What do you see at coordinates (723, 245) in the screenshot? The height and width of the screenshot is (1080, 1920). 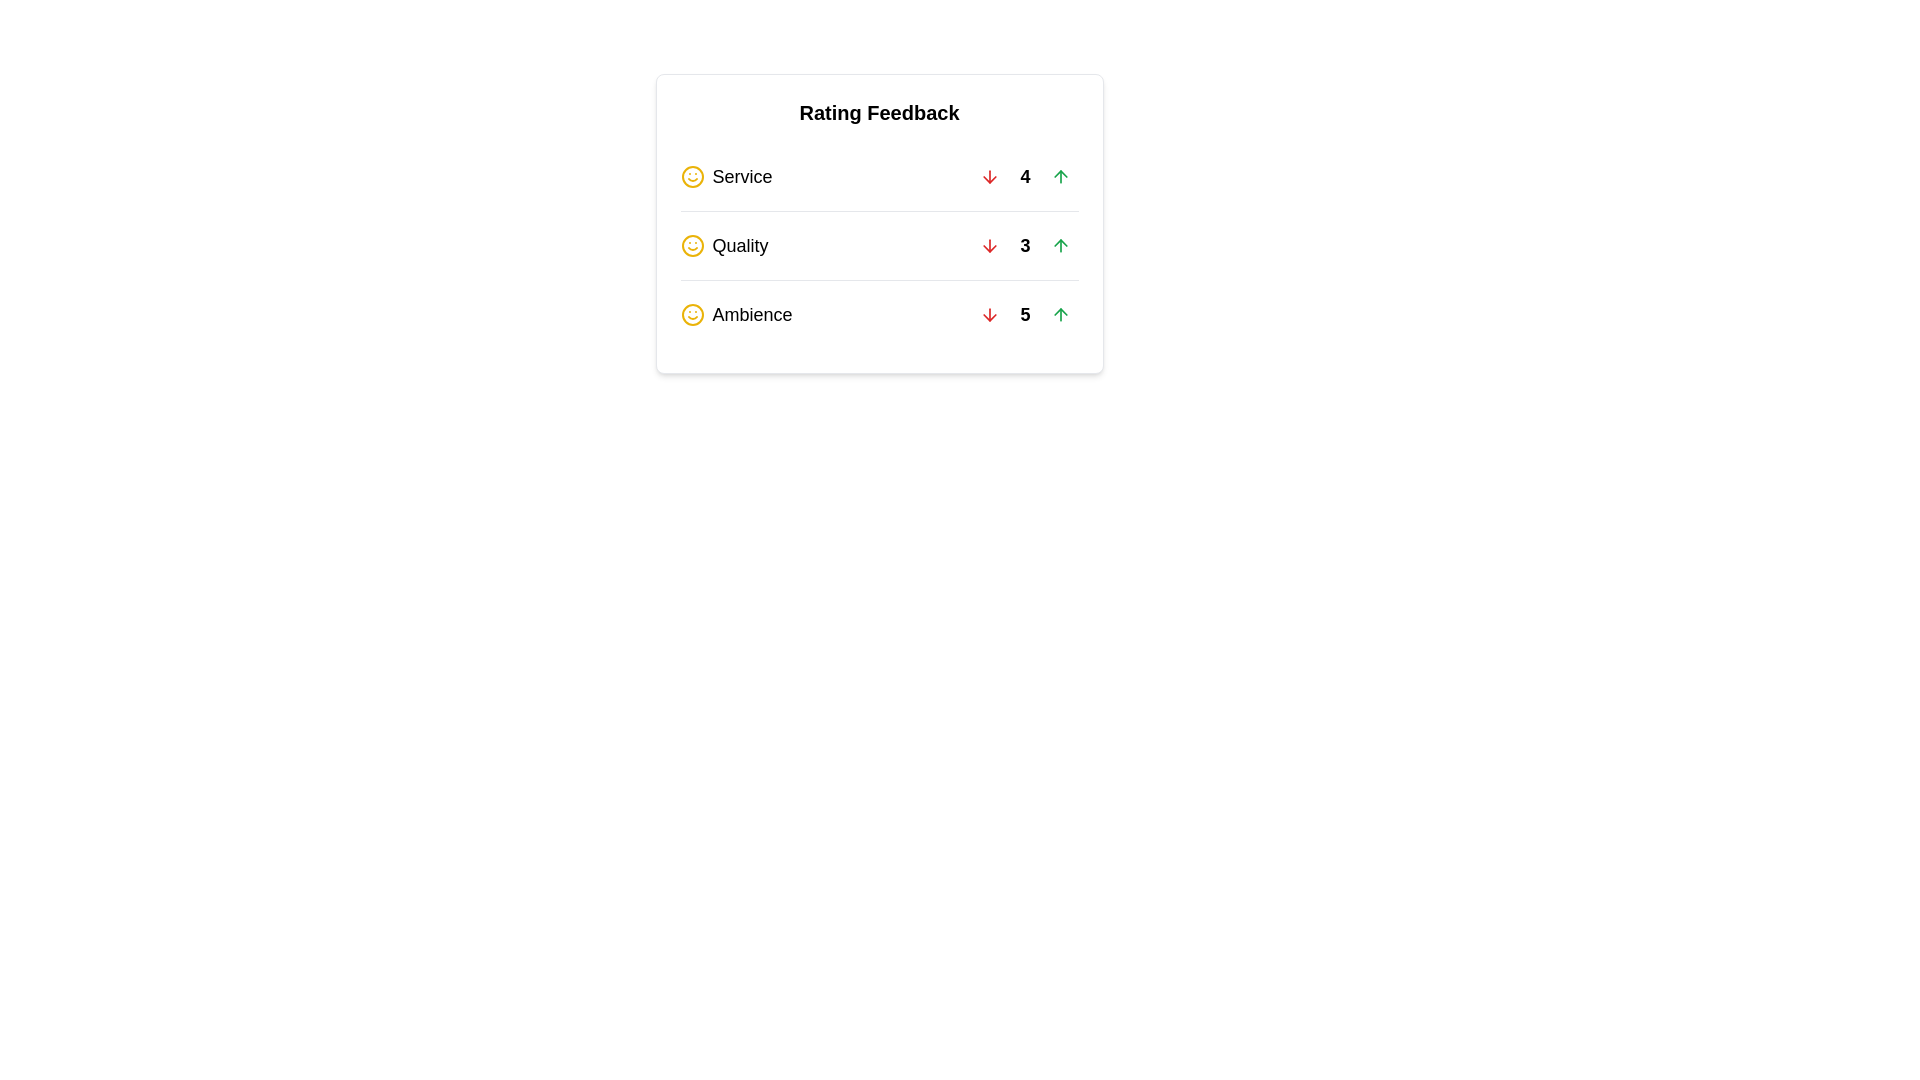 I see `the 'Quality' label element, which is a non-interactive category label located in the center row of a vertically stacked list, positioned between 'Service' and 'Ambience'` at bounding box center [723, 245].